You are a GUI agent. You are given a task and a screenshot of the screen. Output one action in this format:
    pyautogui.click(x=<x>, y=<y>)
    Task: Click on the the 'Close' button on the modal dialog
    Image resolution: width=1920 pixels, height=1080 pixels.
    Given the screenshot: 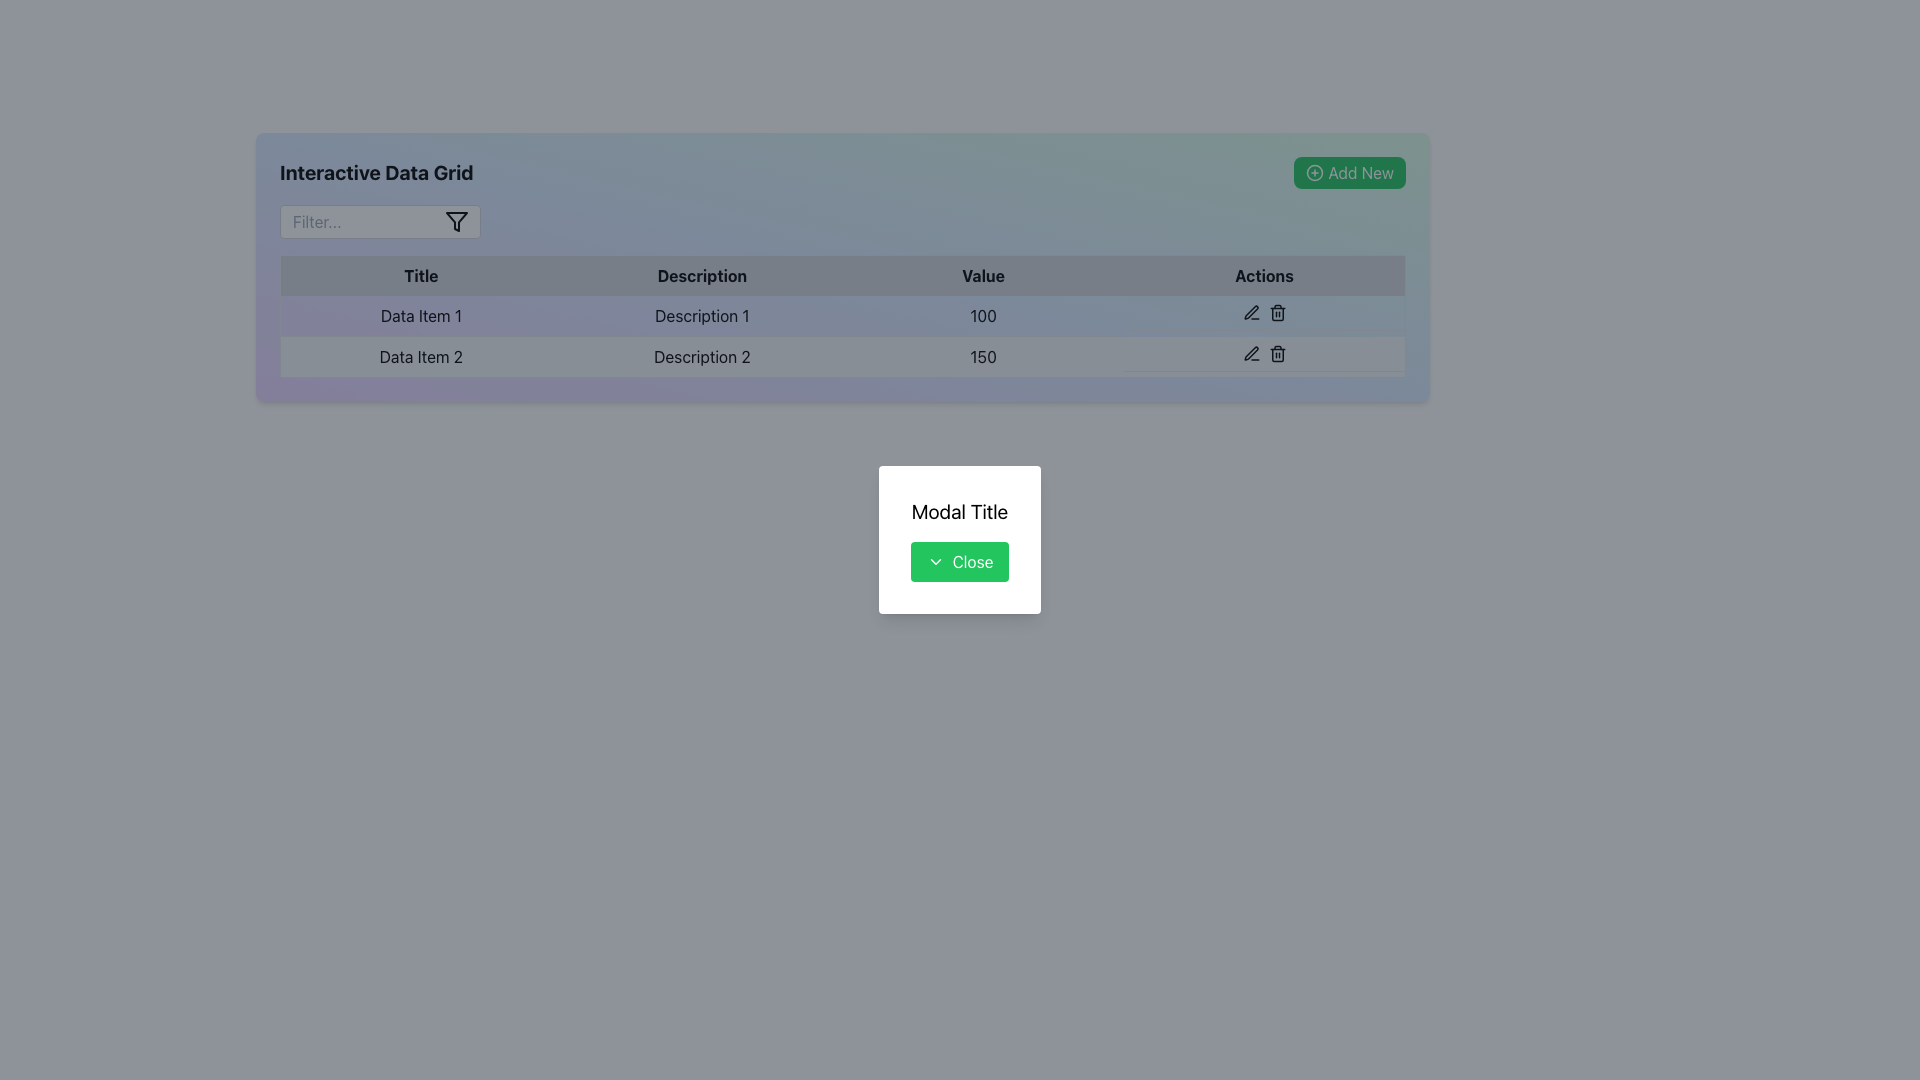 What is the action you would take?
    pyautogui.click(x=960, y=540)
    